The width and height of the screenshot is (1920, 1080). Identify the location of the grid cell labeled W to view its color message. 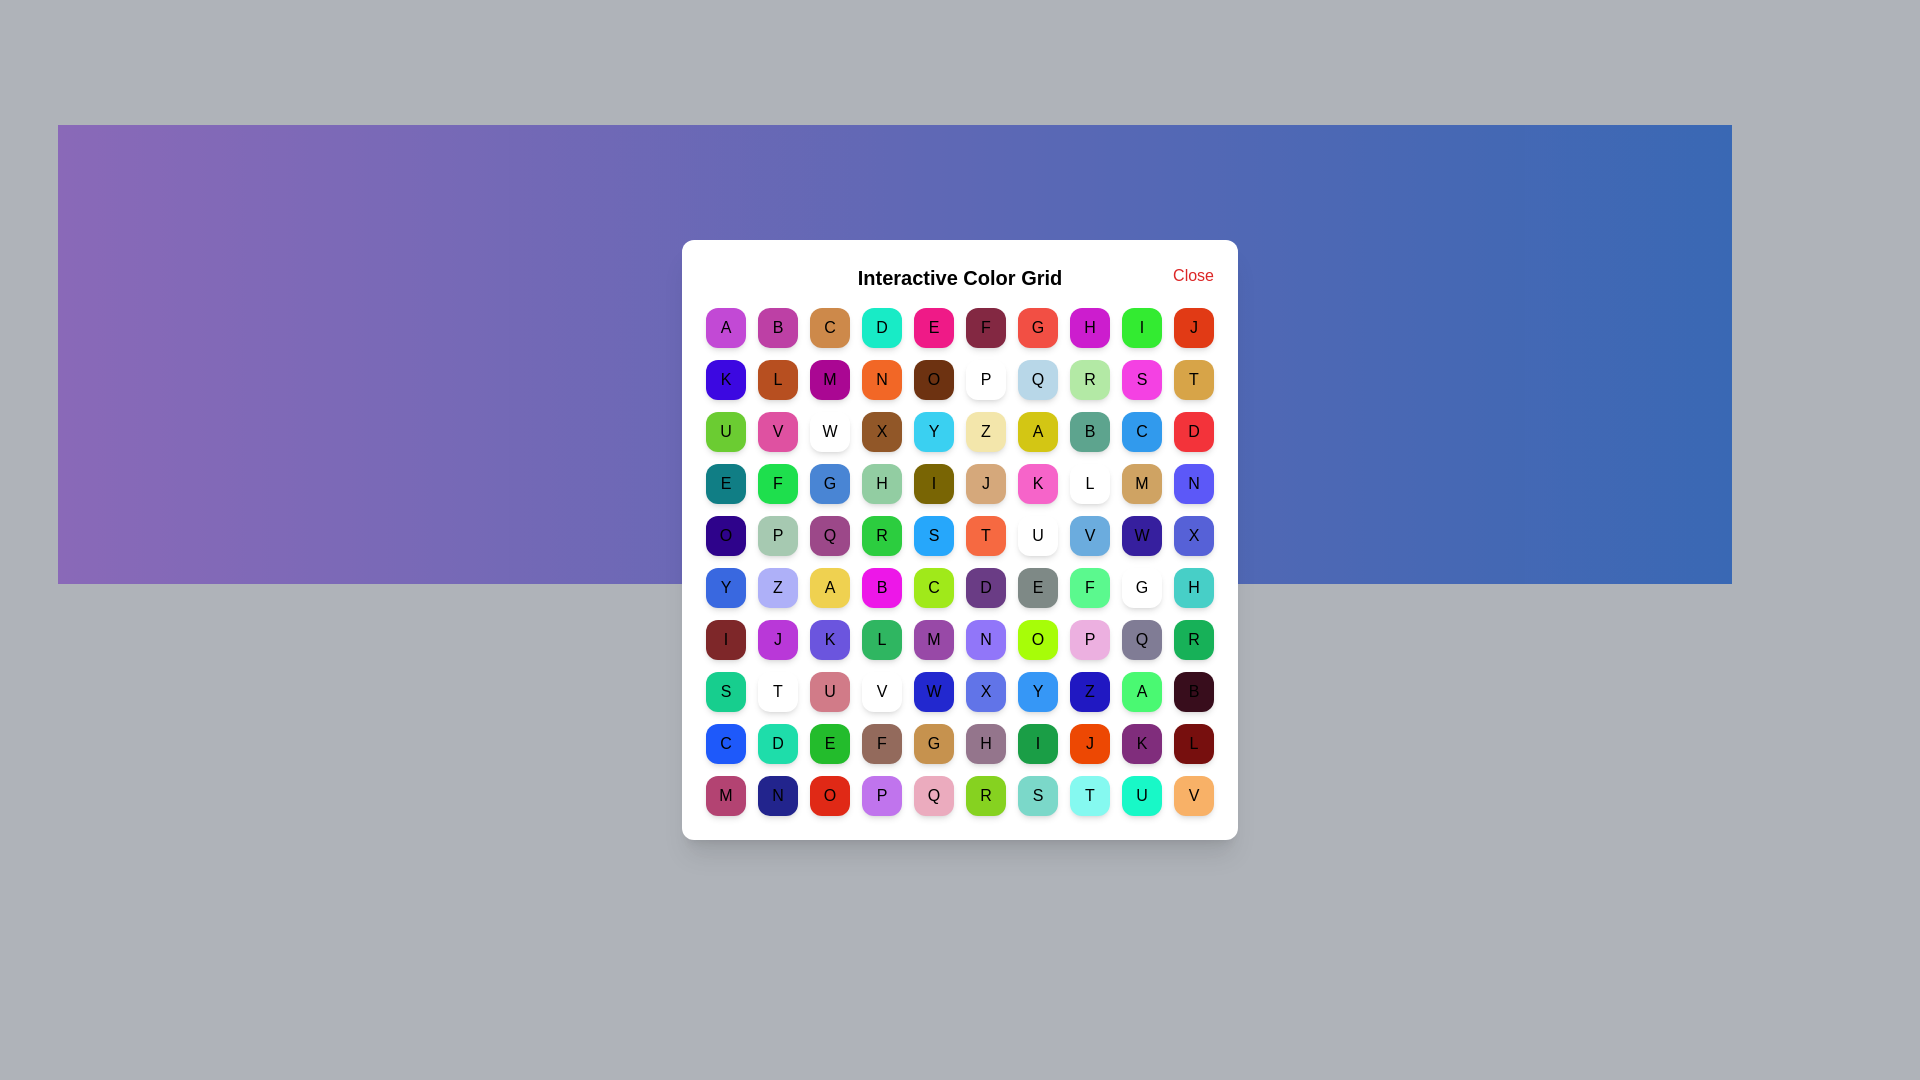
(830, 431).